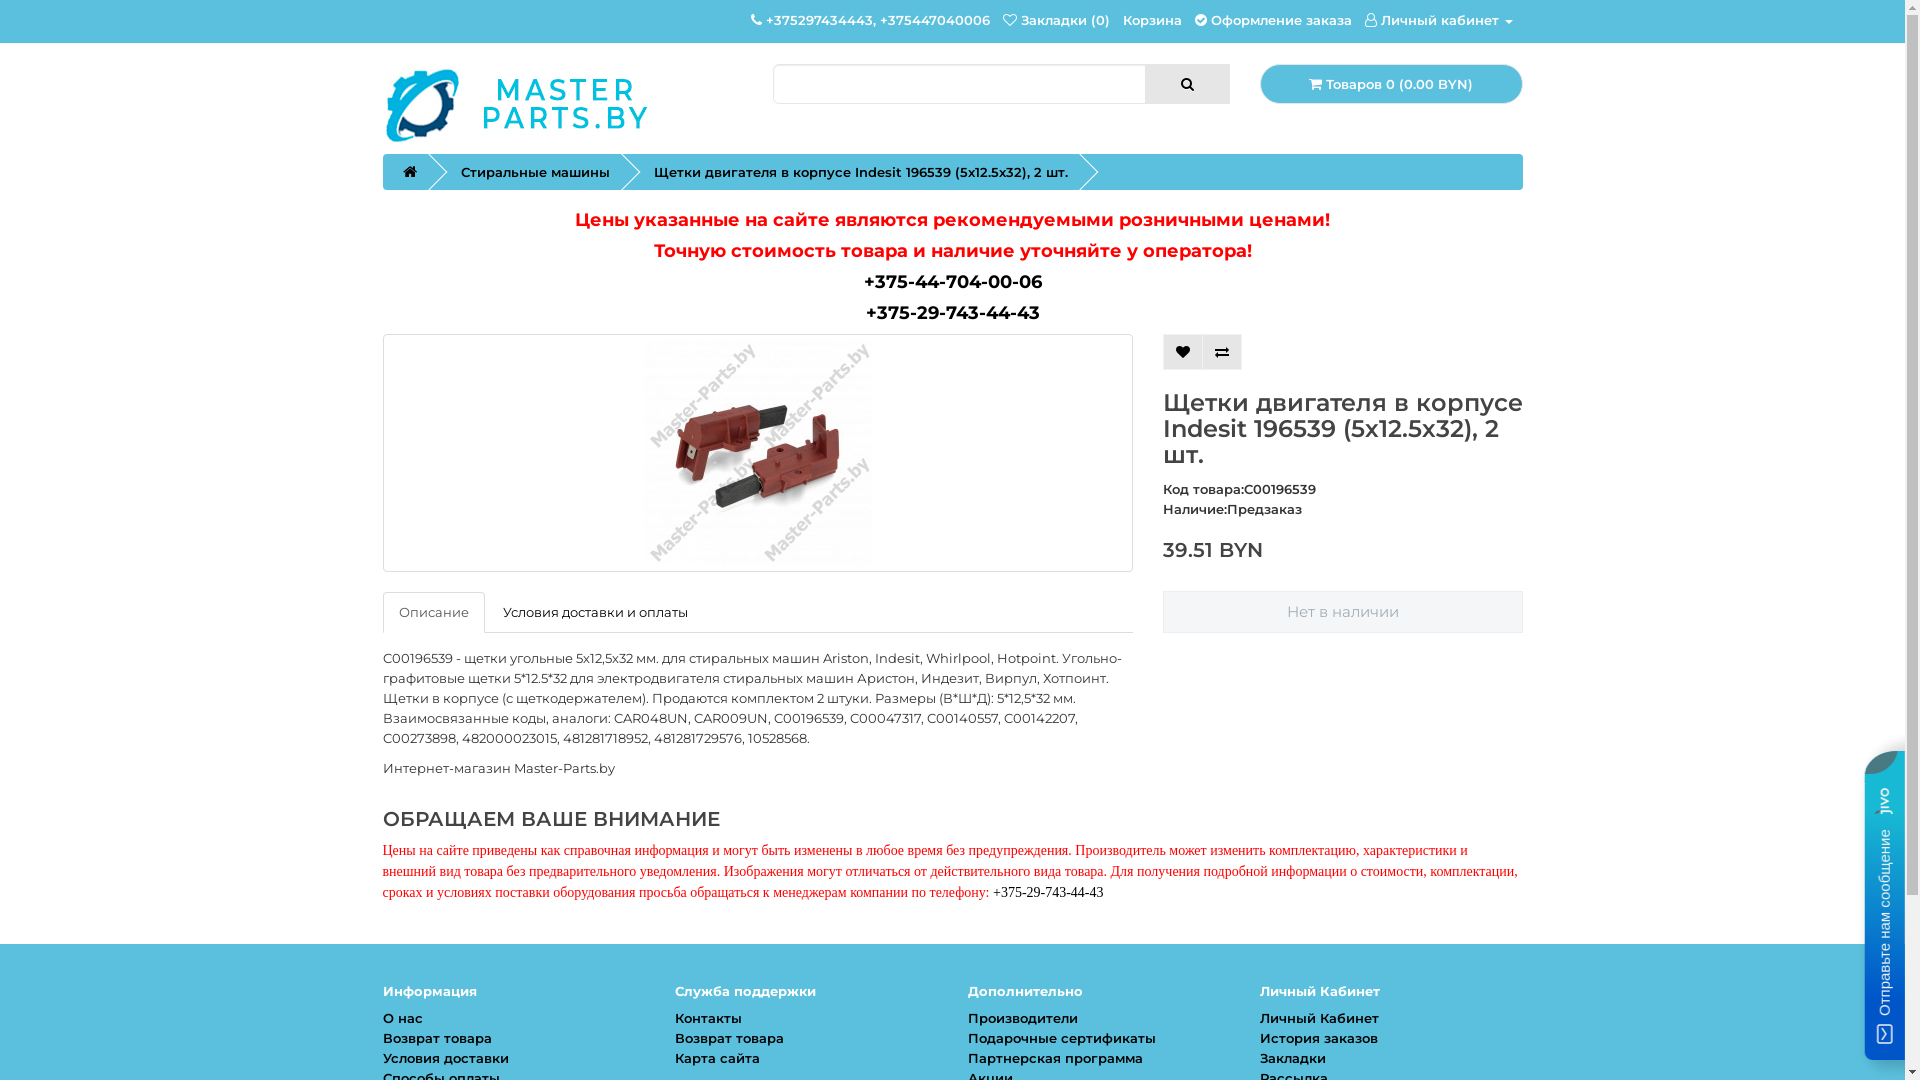 This screenshot has height=1080, width=1920. What do you see at coordinates (952, 312) in the screenshot?
I see `'+375-29-743-44-43'` at bounding box center [952, 312].